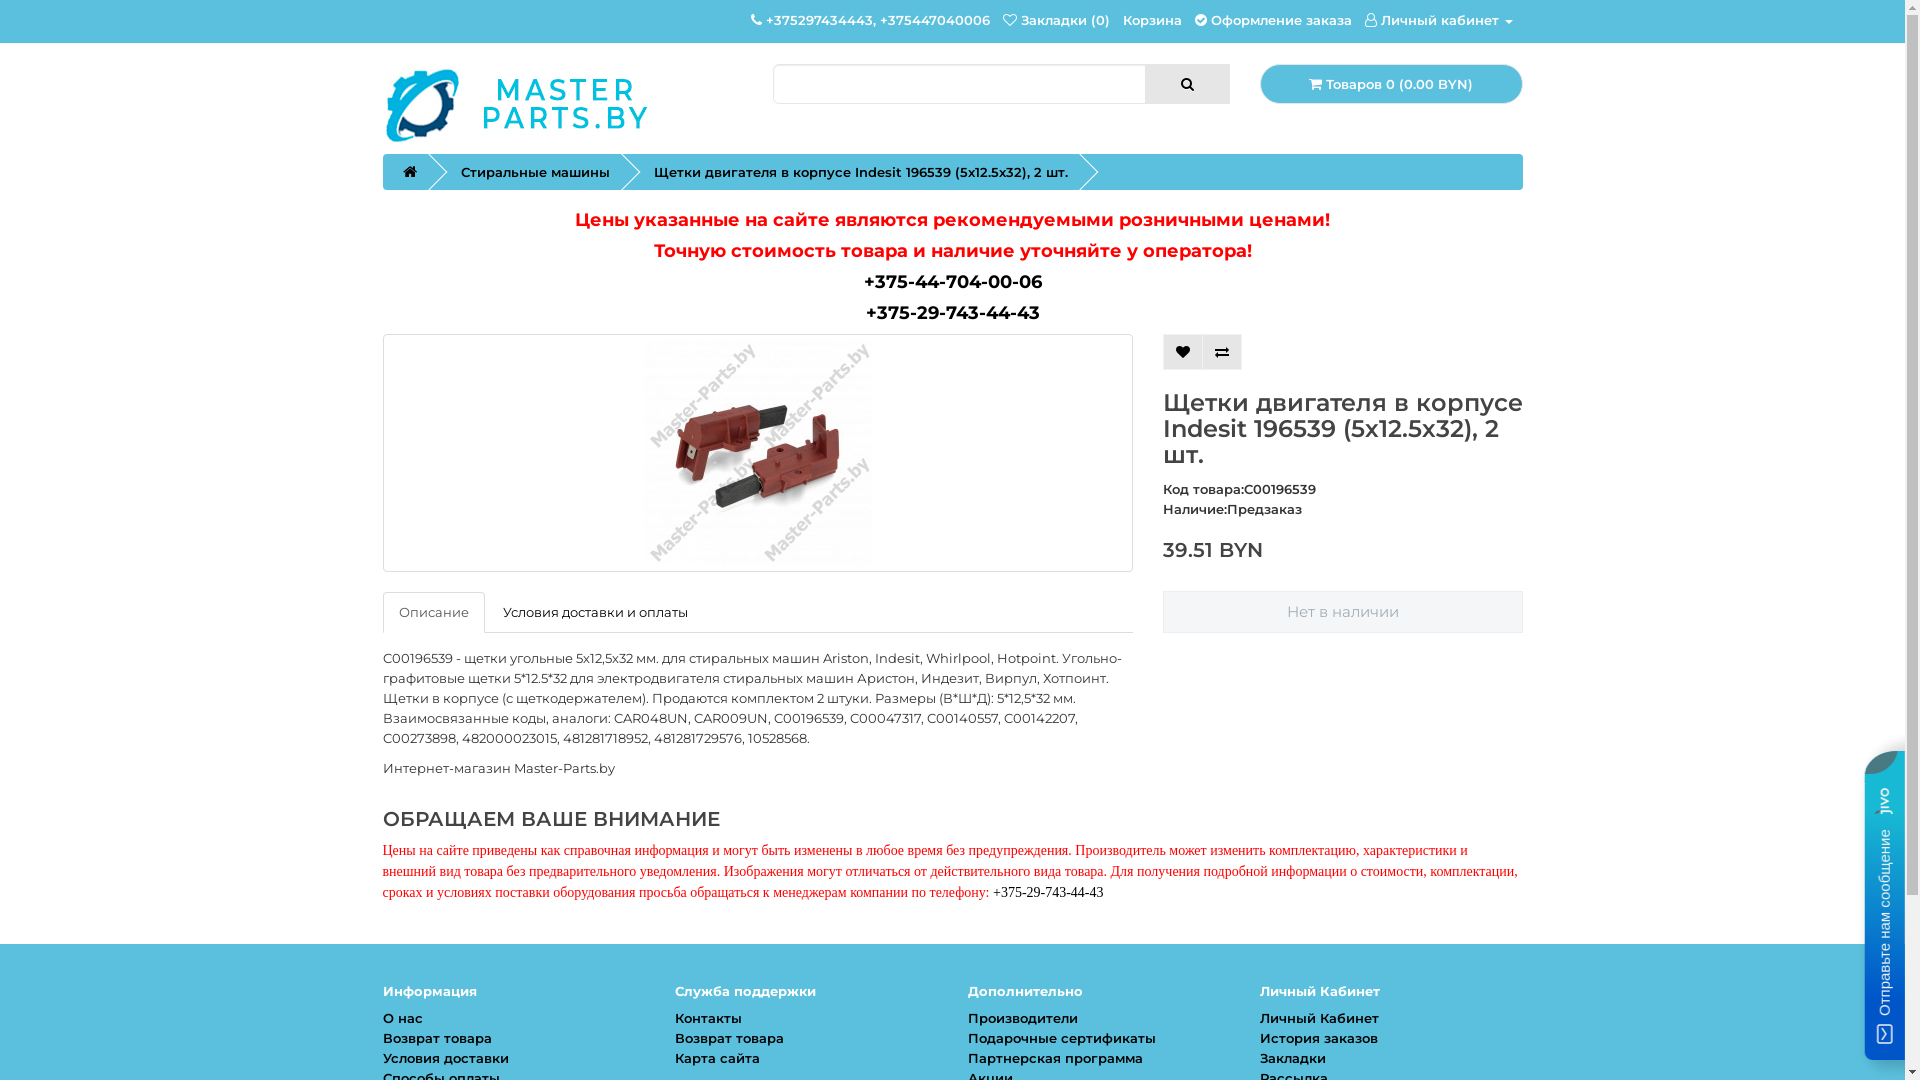 This screenshot has height=1080, width=1920. What do you see at coordinates (952, 312) in the screenshot?
I see `'+375-29-743-44-43'` at bounding box center [952, 312].